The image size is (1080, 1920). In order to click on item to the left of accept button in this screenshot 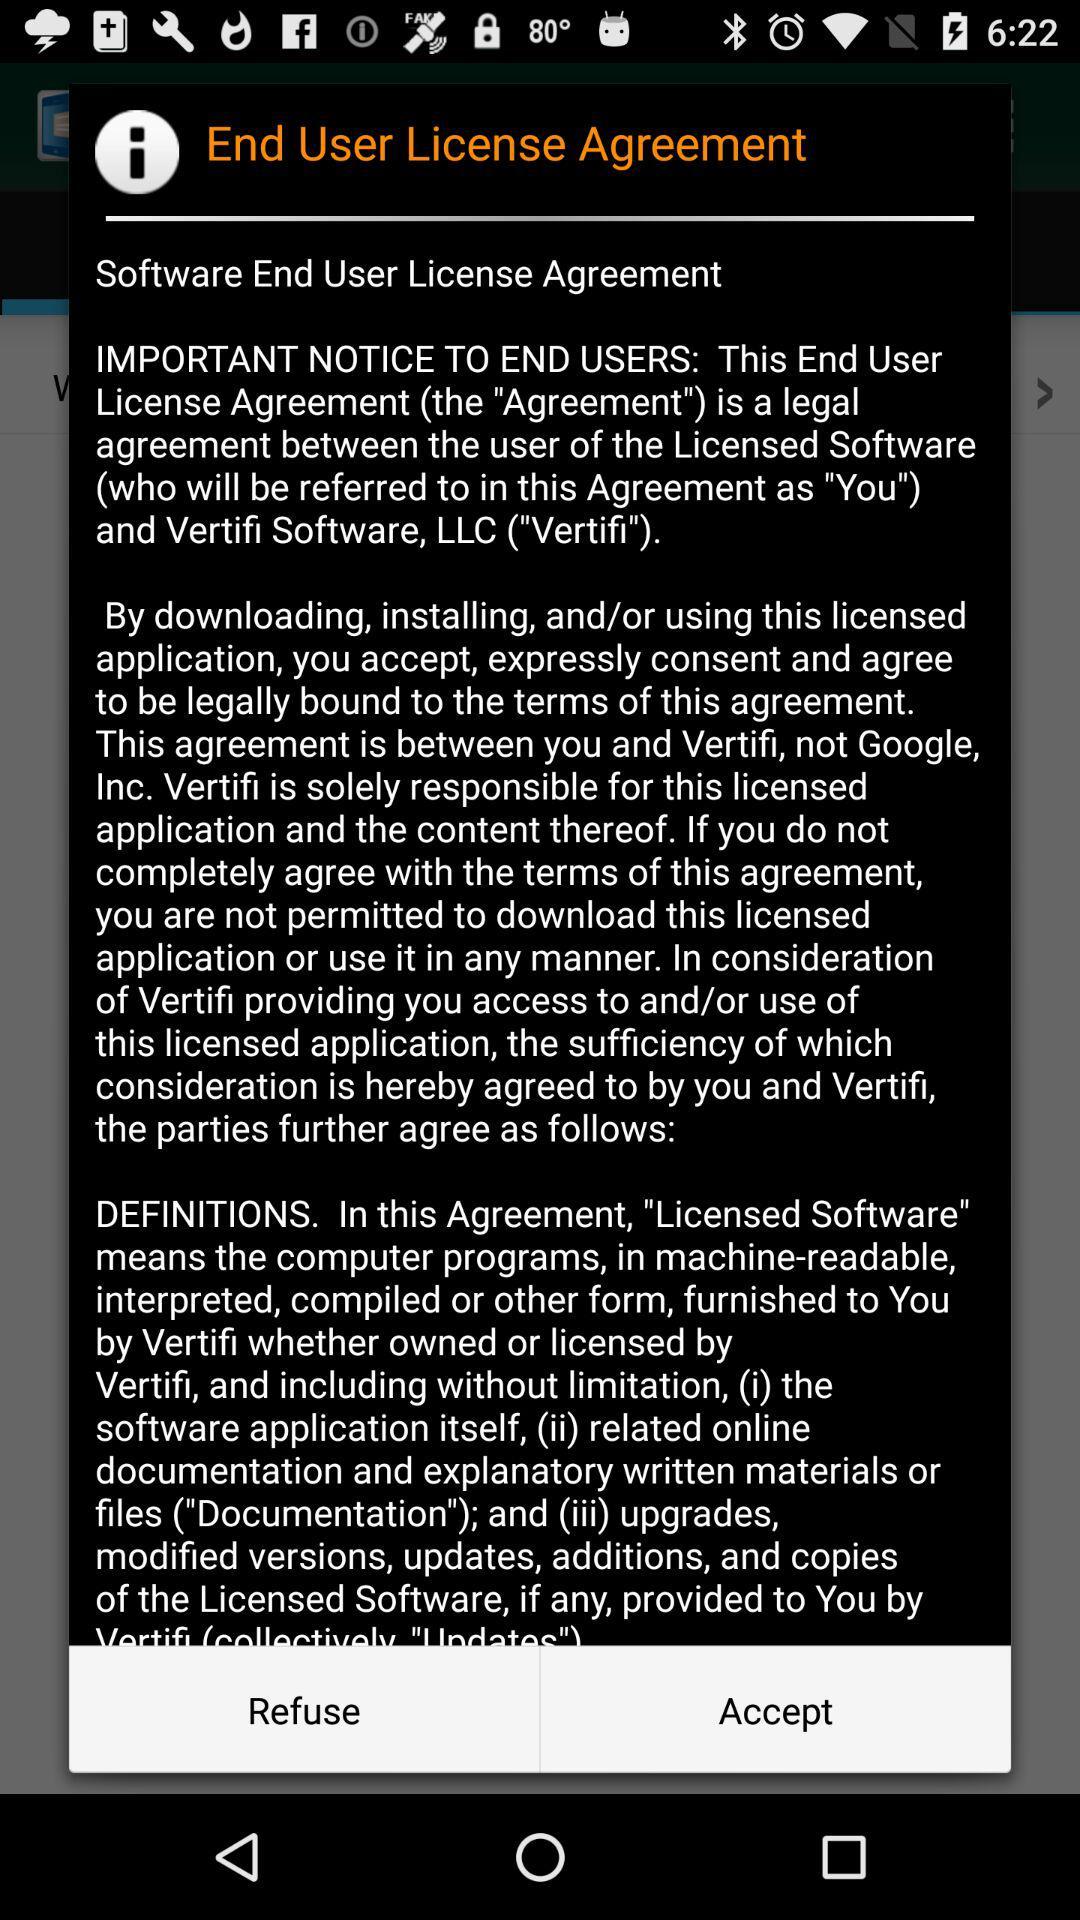, I will do `click(304, 1708)`.